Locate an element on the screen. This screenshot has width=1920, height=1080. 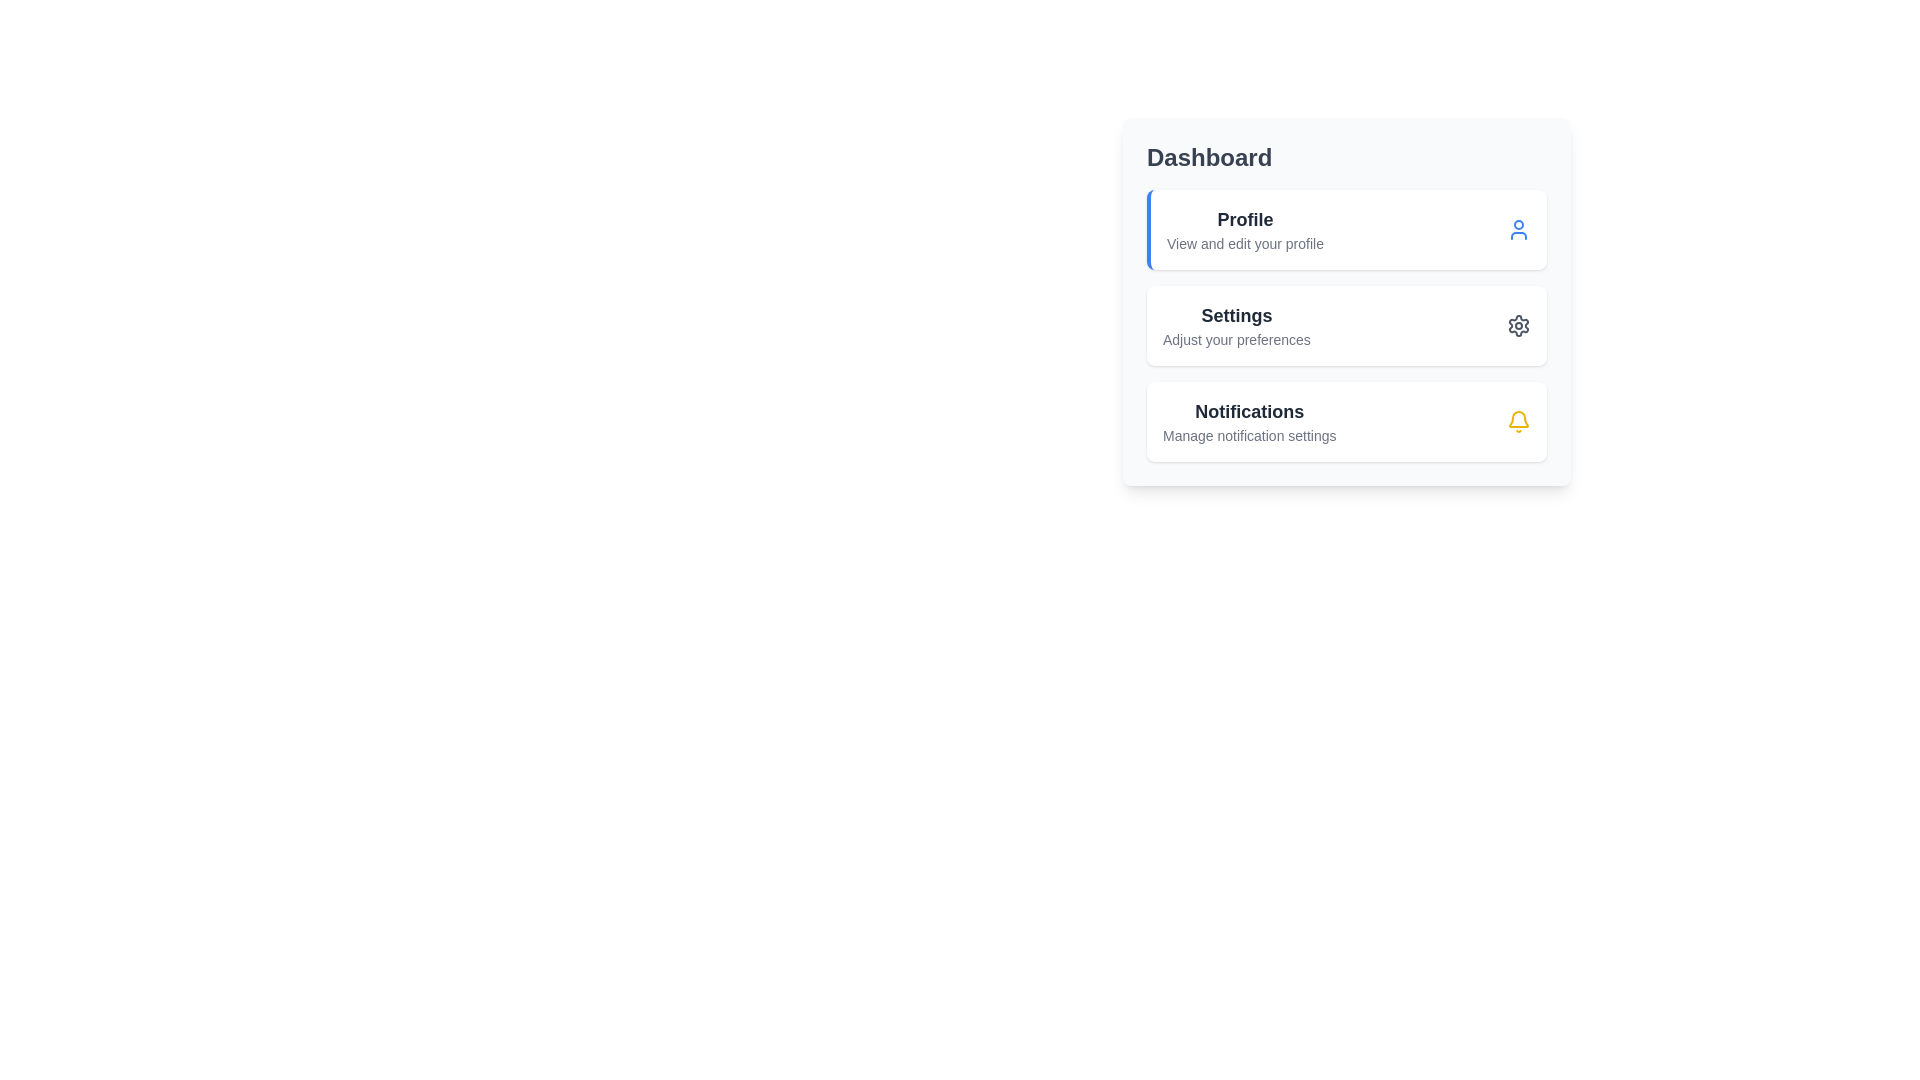
the static text element displaying 'Manage notification settings' located beneath the 'Notifications' title in the 'Dashboard' card is located at coordinates (1248, 434).